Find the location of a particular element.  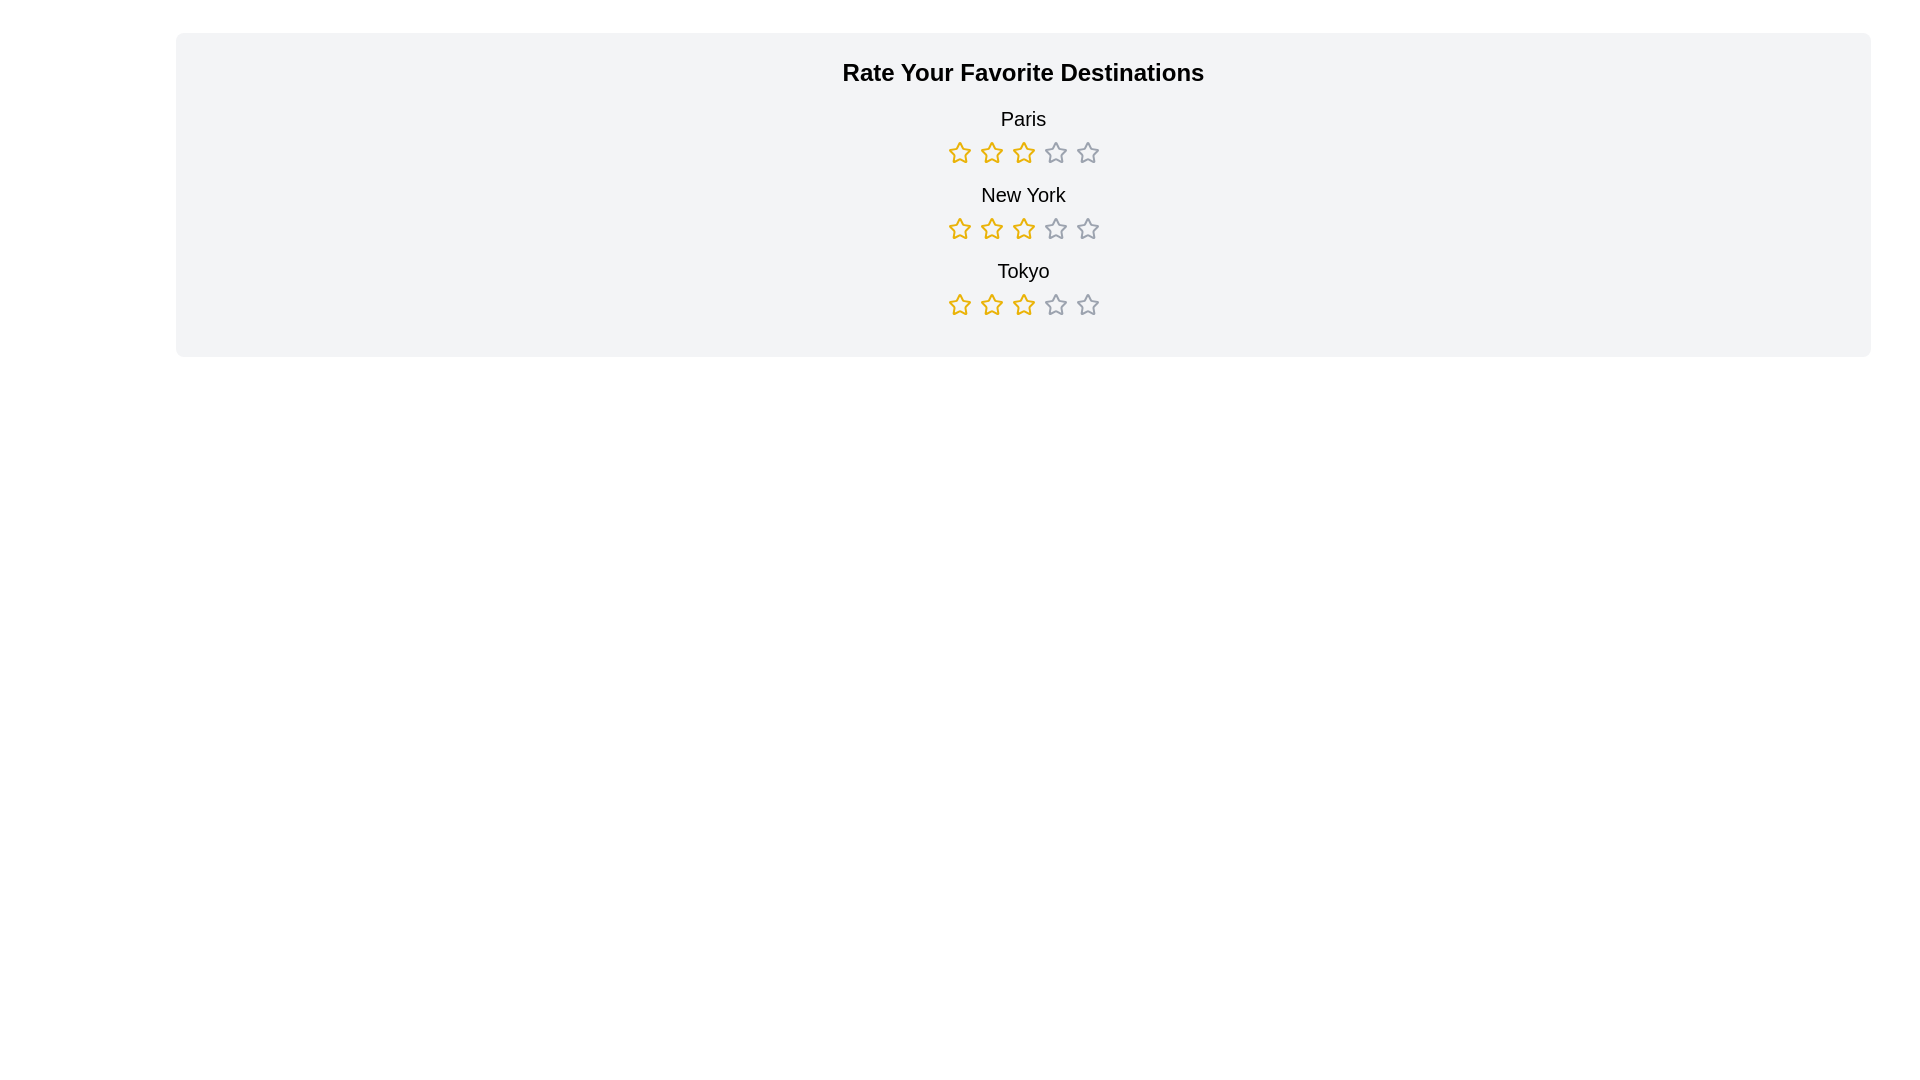

the third star icon from the left in the star rating row to rate the 'Paris' destination with a rating of three out of five is located at coordinates (1023, 152).